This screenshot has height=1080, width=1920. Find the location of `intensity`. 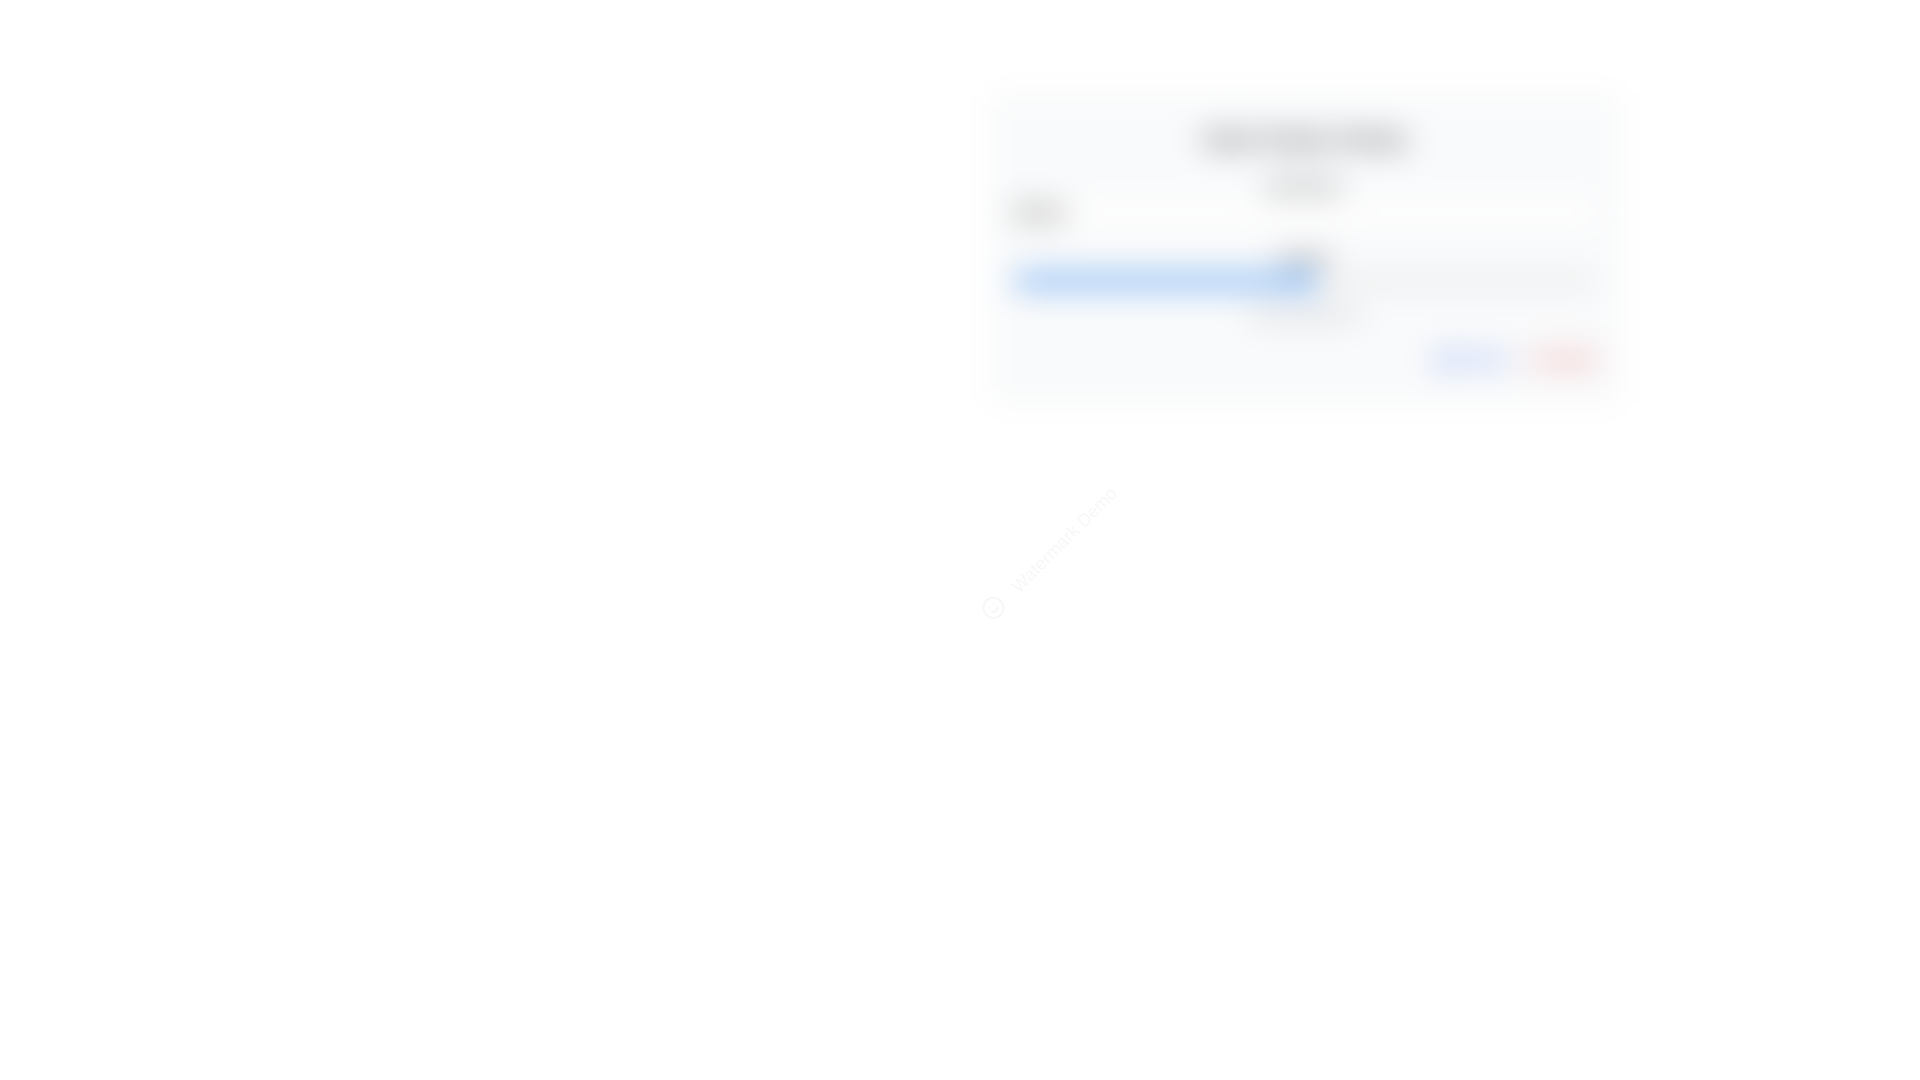

intensity is located at coordinates (1583, 281).